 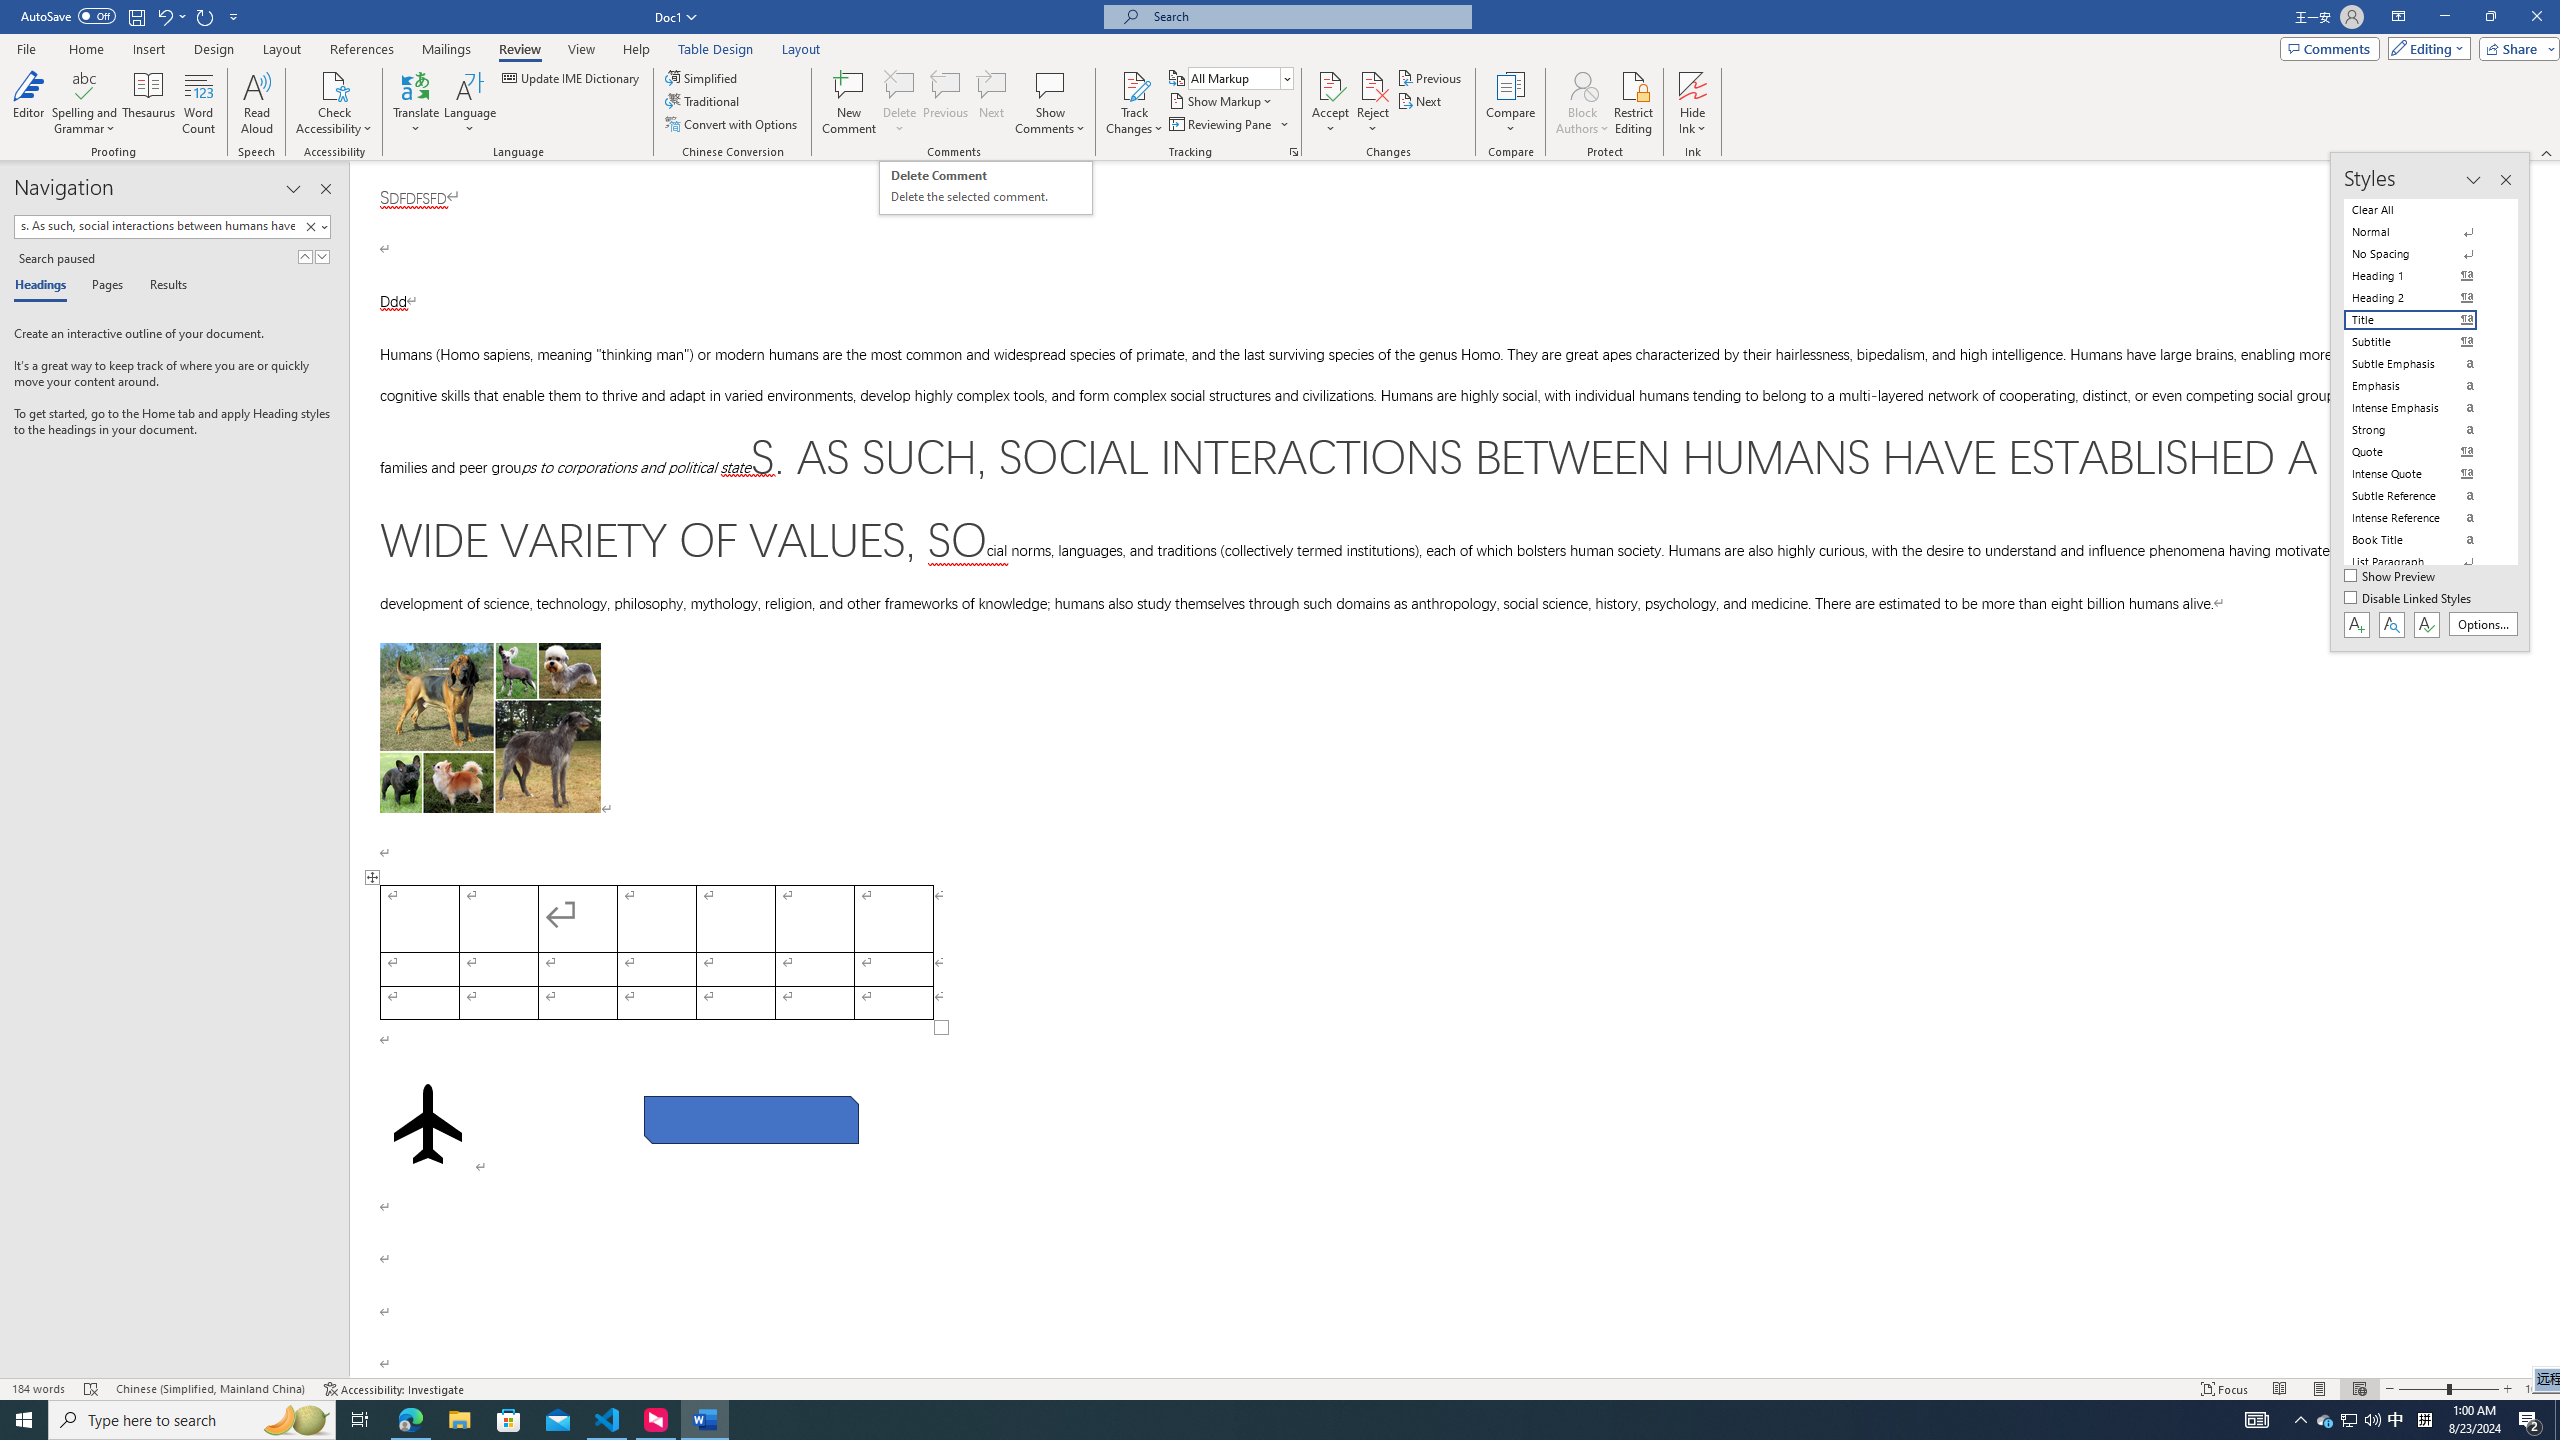 What do you see at coordinates (91, 1389) in the screenshot?
I see `'Spelling and Grammar Check Errors'` at bounding box center [91, 1389].